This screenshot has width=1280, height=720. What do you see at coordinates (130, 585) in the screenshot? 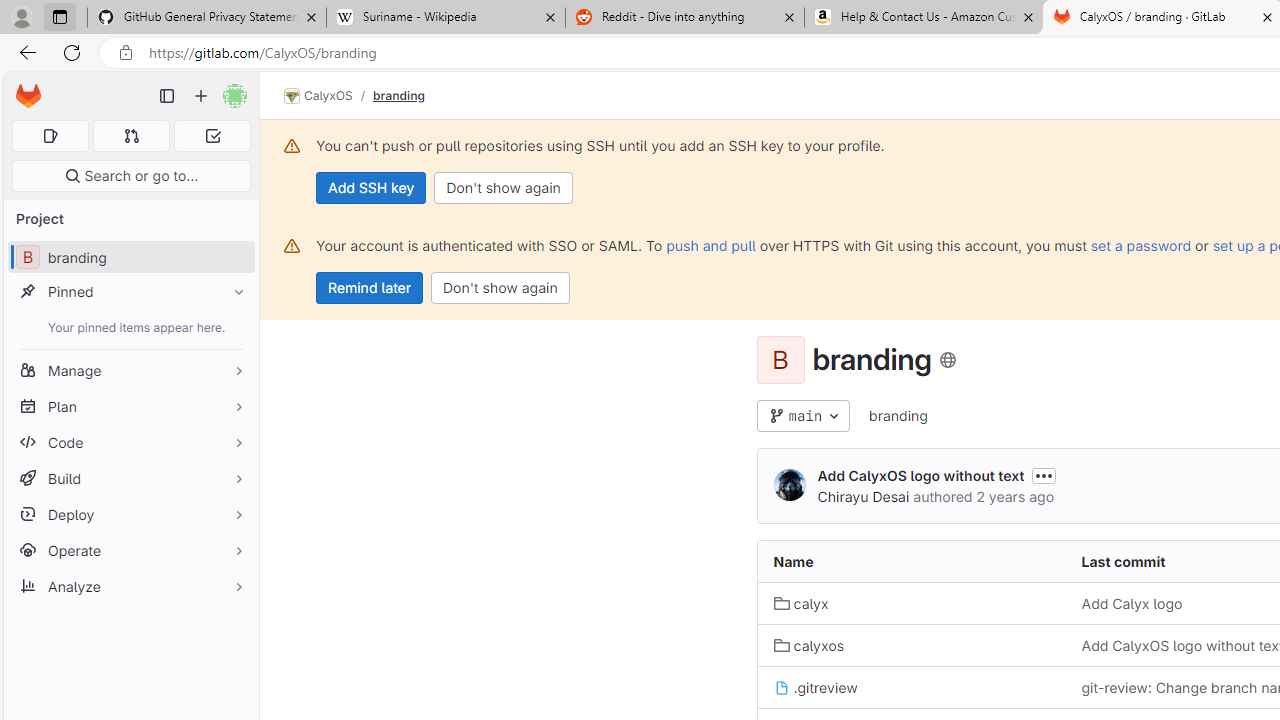
I see `'Analyze'` at bounding box center [130, 585].